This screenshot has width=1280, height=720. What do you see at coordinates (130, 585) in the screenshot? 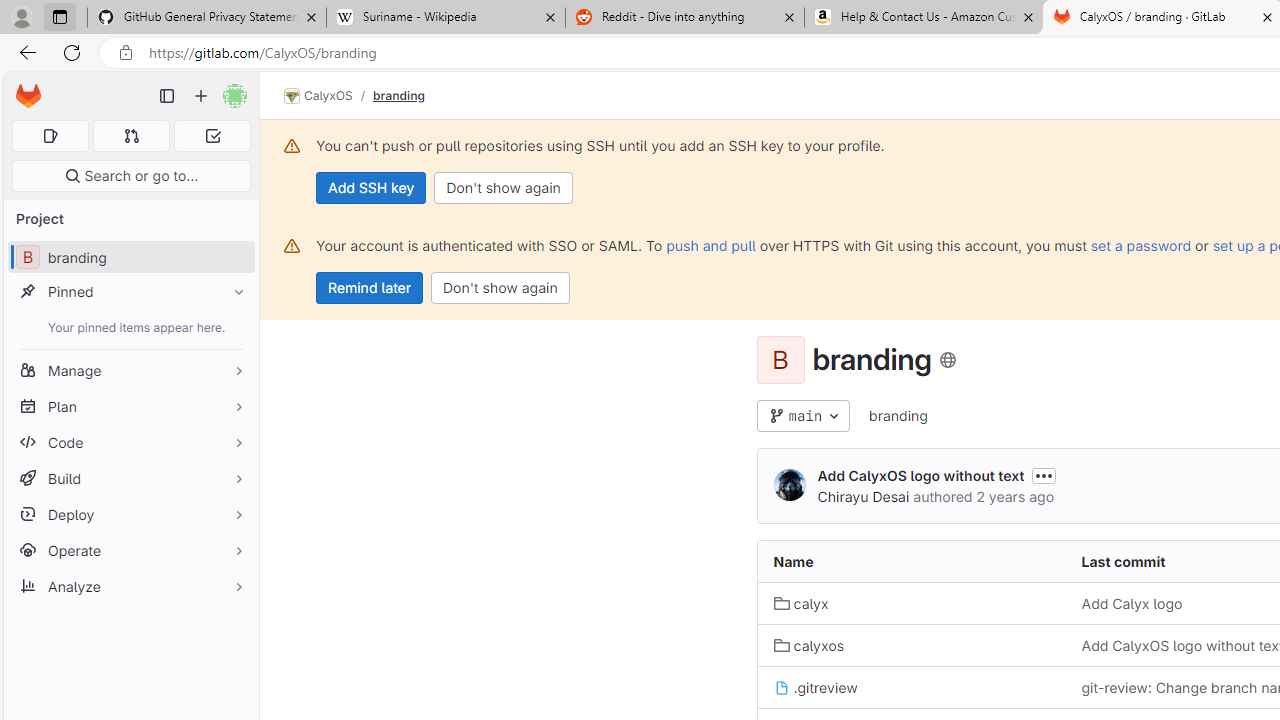
I see `'Analyze'` at bounding box center [130, 585].